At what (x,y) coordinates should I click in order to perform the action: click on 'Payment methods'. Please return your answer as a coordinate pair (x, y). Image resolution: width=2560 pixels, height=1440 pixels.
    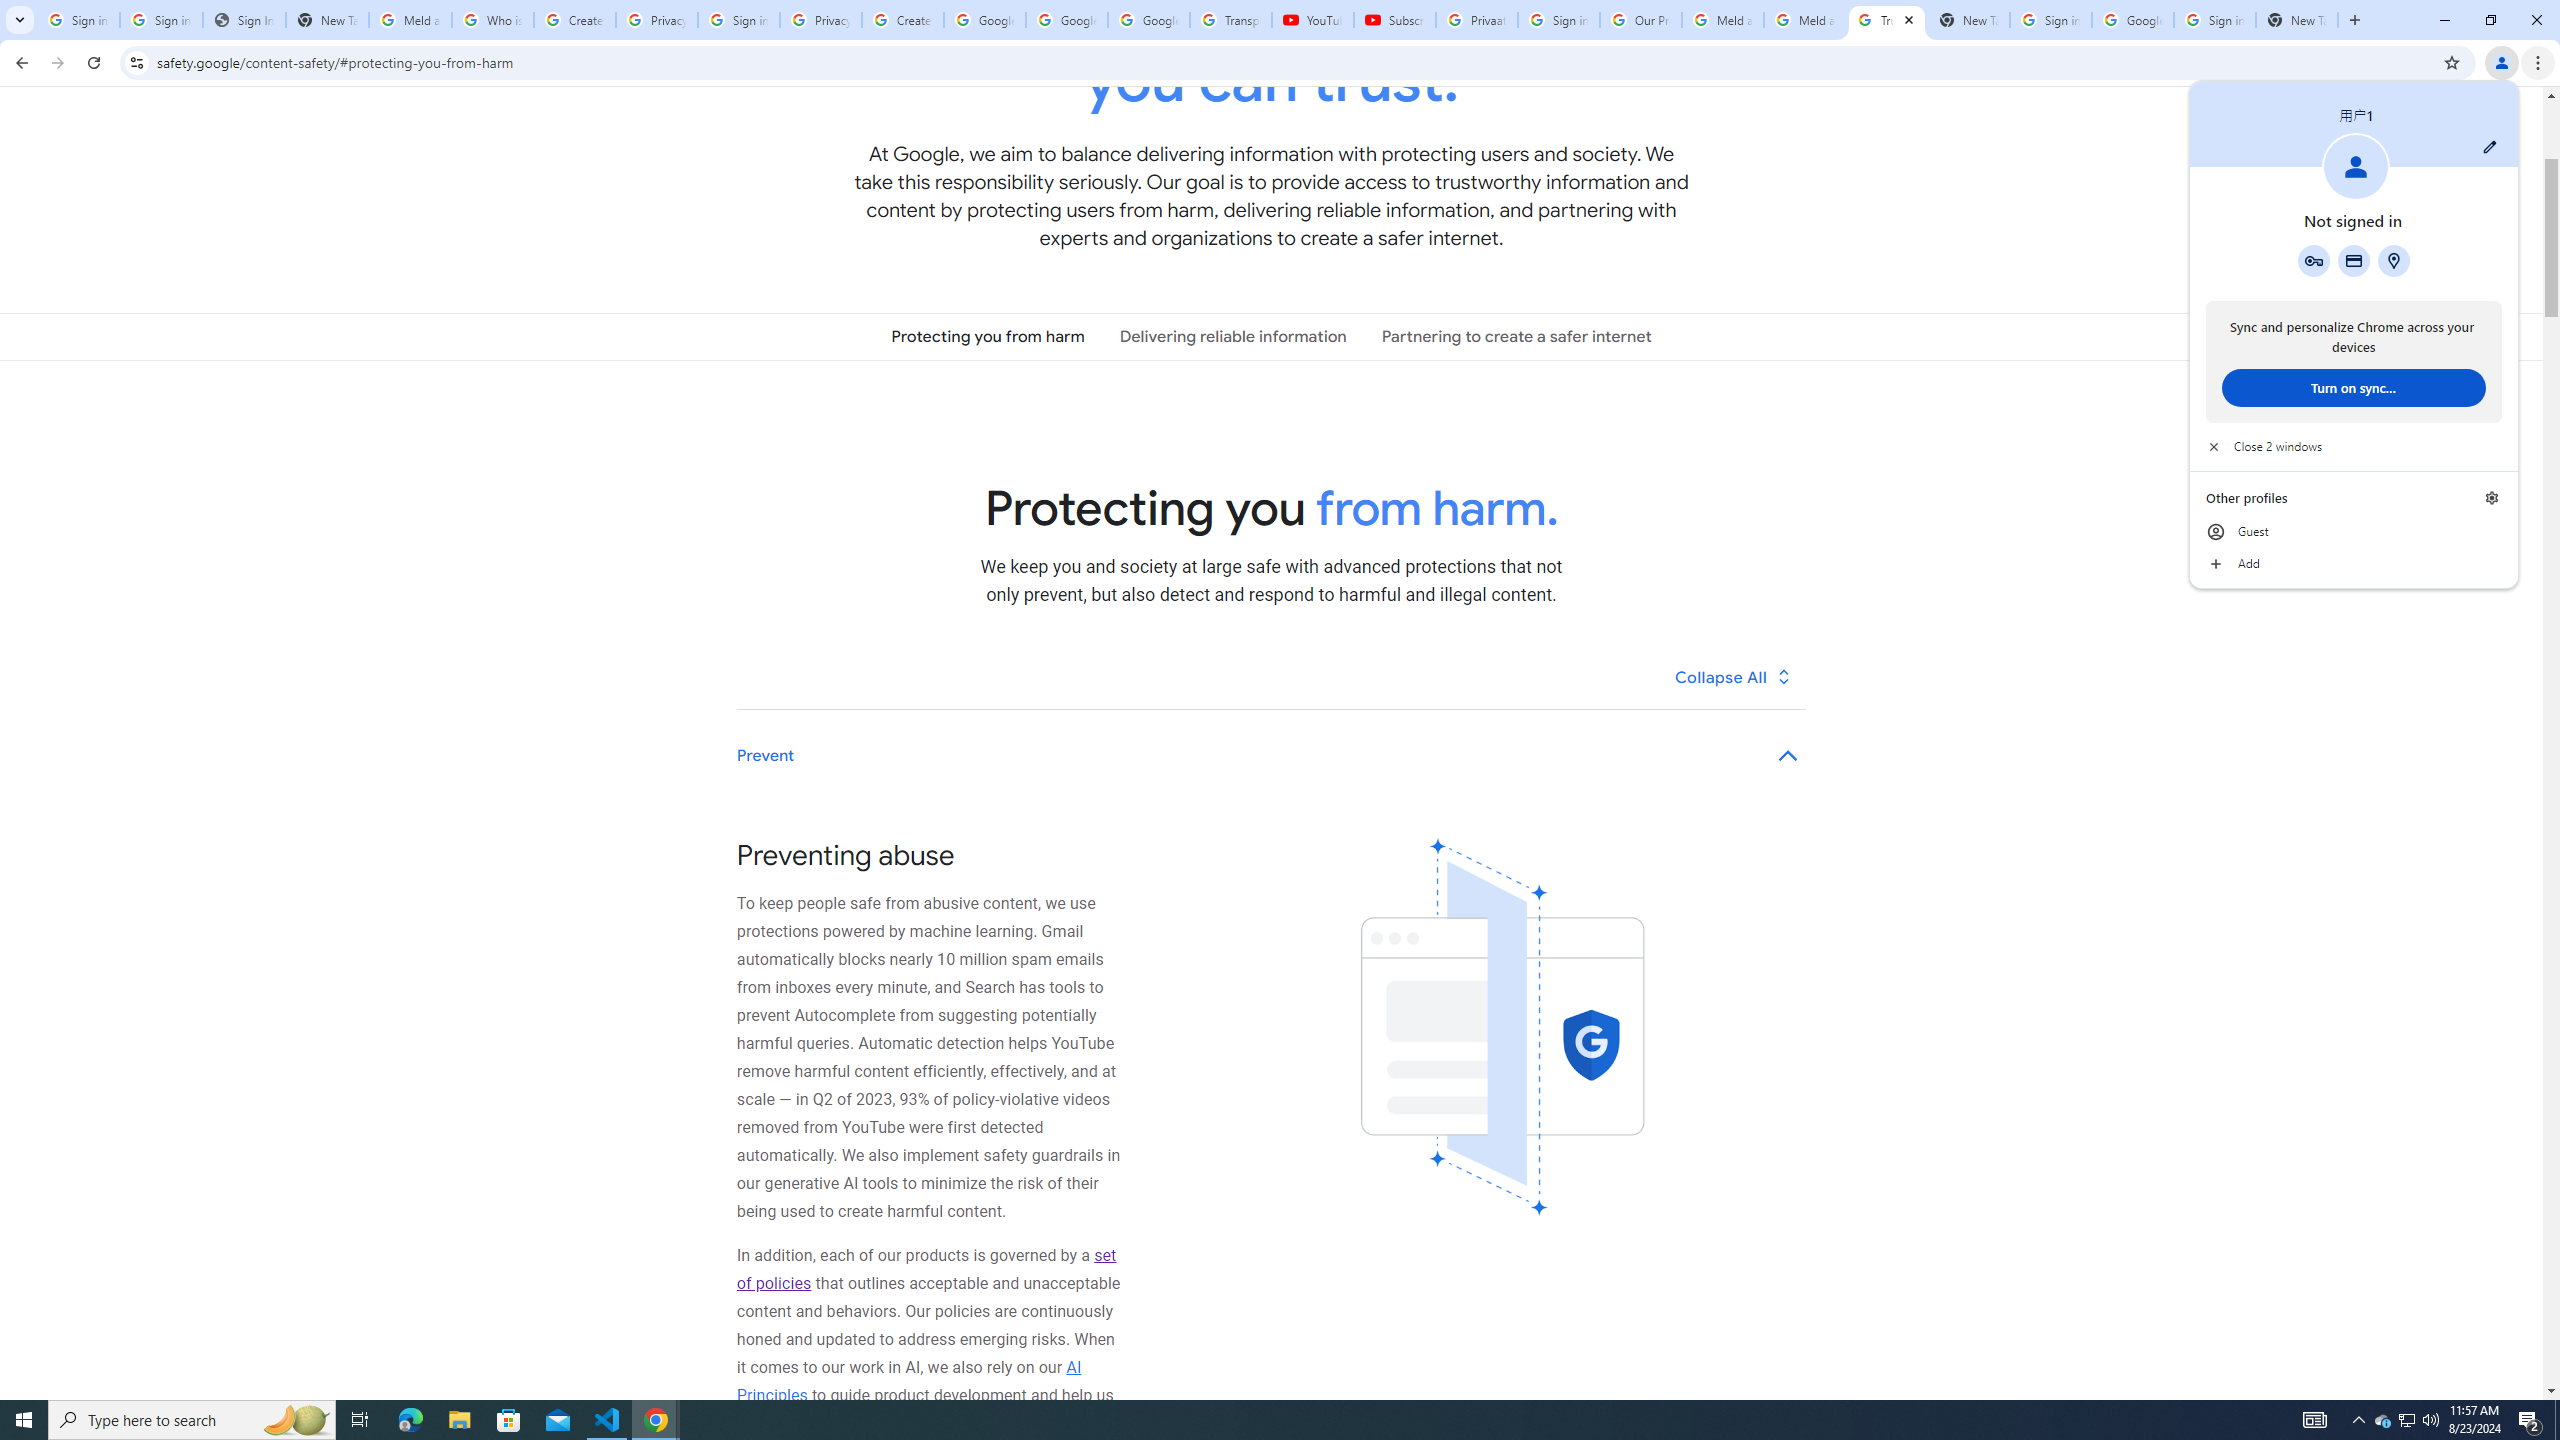
    Looking at the image, I should click on (2352, 260).